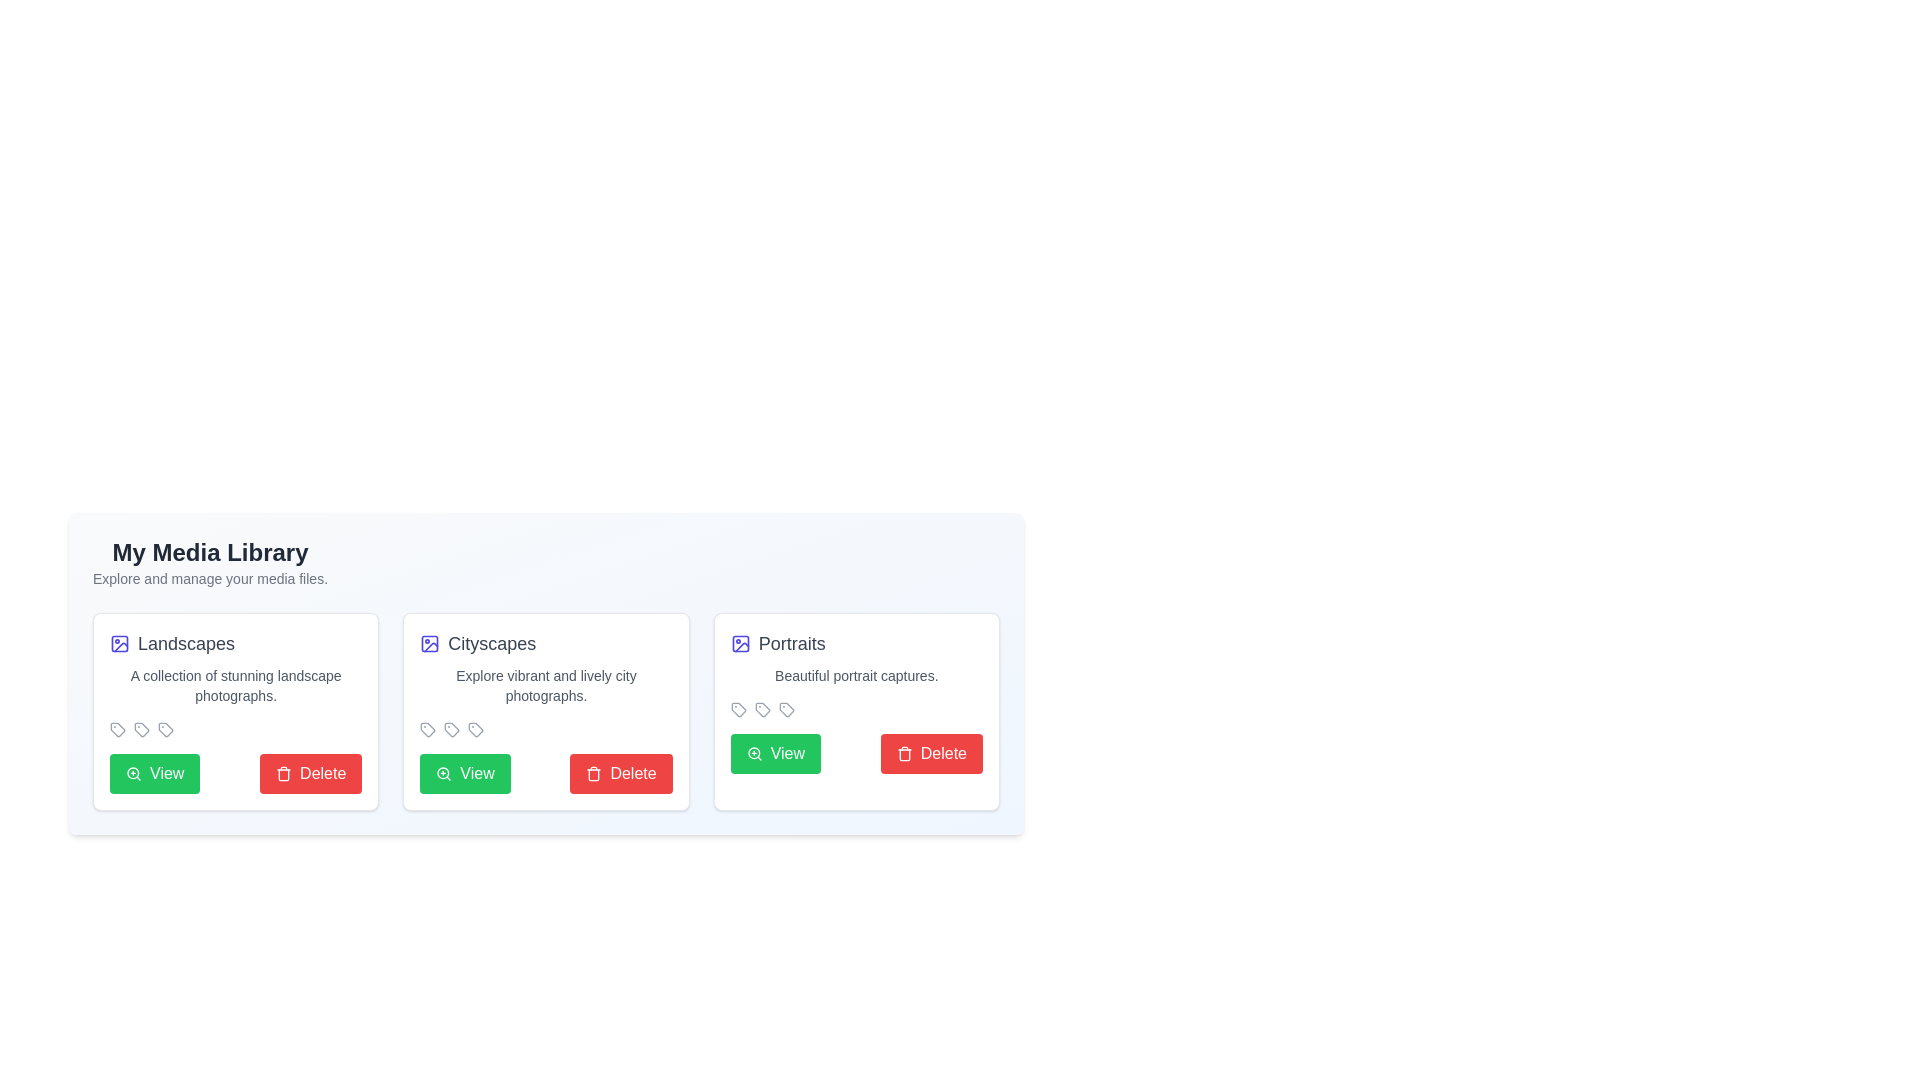 This screenshot has height=1080, width=1920. I want to click on the static text element that describes 'Explore and manage your media files.' positioned beneath the title 'My Media Library.', so click(210, 578).